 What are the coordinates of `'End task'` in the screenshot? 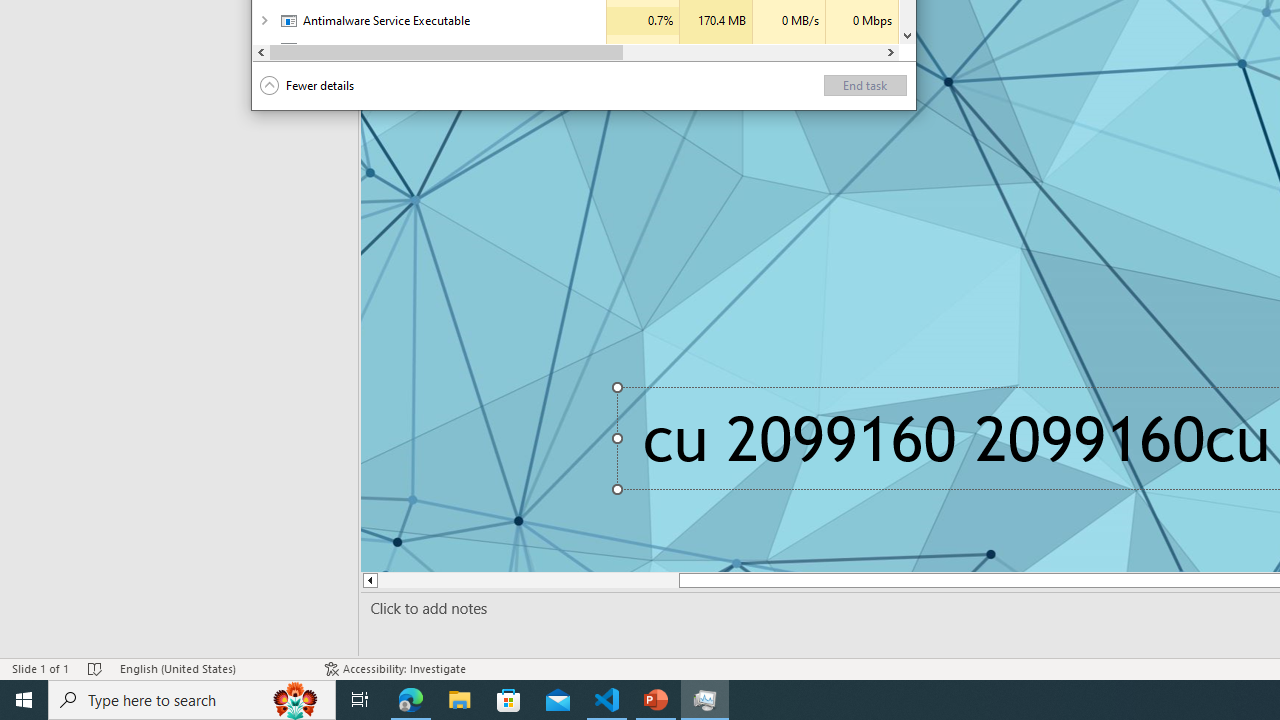 It's located at (865, 84).